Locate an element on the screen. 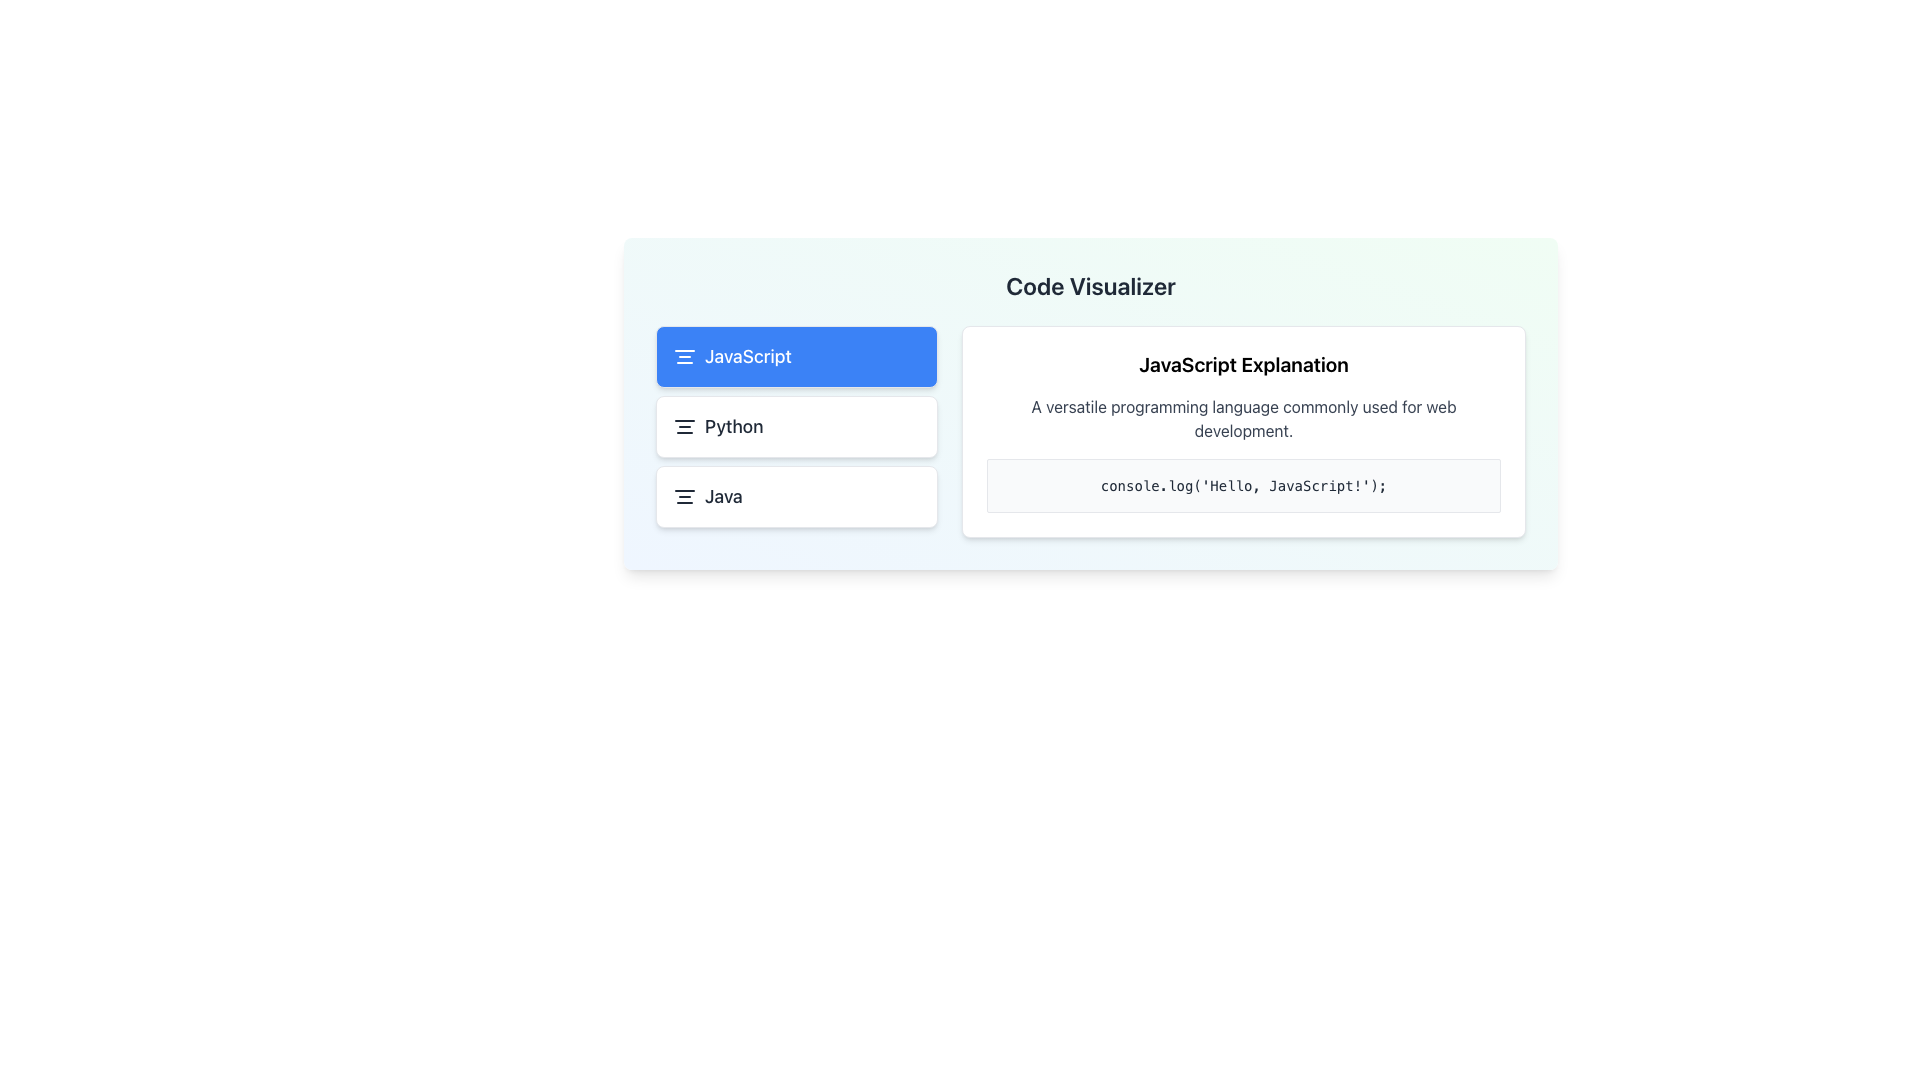  to select the bolded label with the text 'Python', which is positioned between an icon on the left and an empty area on the right, located in the left panel of the interface is located at coordinates (733, 426).